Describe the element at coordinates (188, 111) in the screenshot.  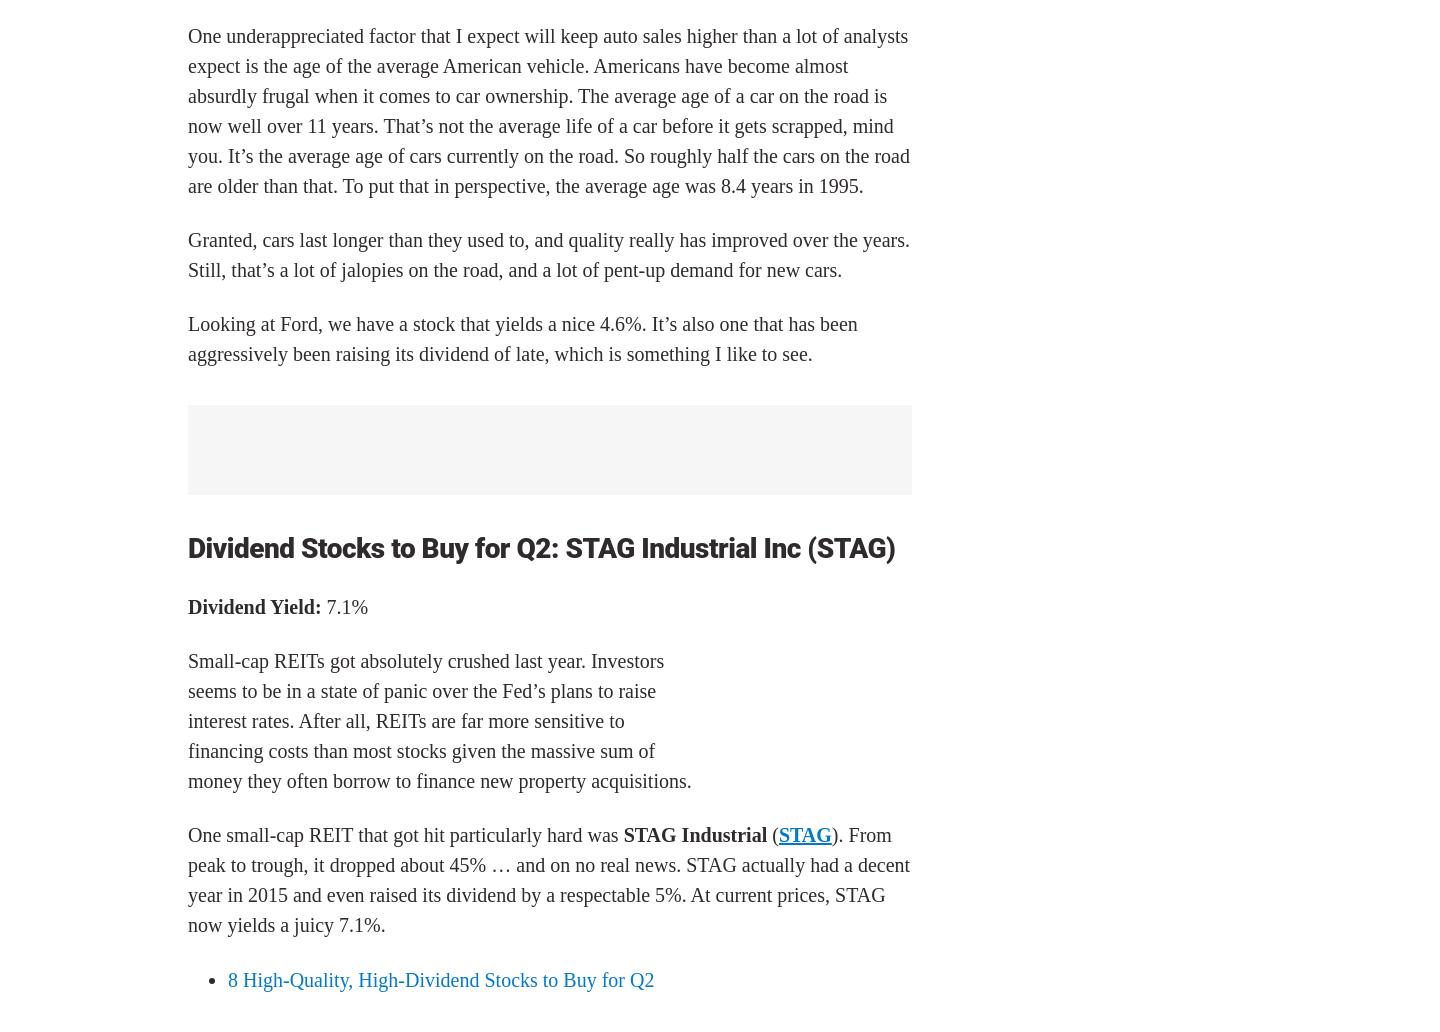
I see `'One underappreciated factor that I expect will keep auto sales higher than a lot of analysts expect is the age of the average American vehicle. Americans have become almost absurdly frugal when it comes to car ownership. The average age of a car on the road is now well over 11 years. That’s not the average life of a car before it gets scrapped, mind you. It’s the average age of cars currently on the road. So roughly half the cars on the road are older than that. To put that in perspective, the average age was 8.4 years in 1995.'` at that location.